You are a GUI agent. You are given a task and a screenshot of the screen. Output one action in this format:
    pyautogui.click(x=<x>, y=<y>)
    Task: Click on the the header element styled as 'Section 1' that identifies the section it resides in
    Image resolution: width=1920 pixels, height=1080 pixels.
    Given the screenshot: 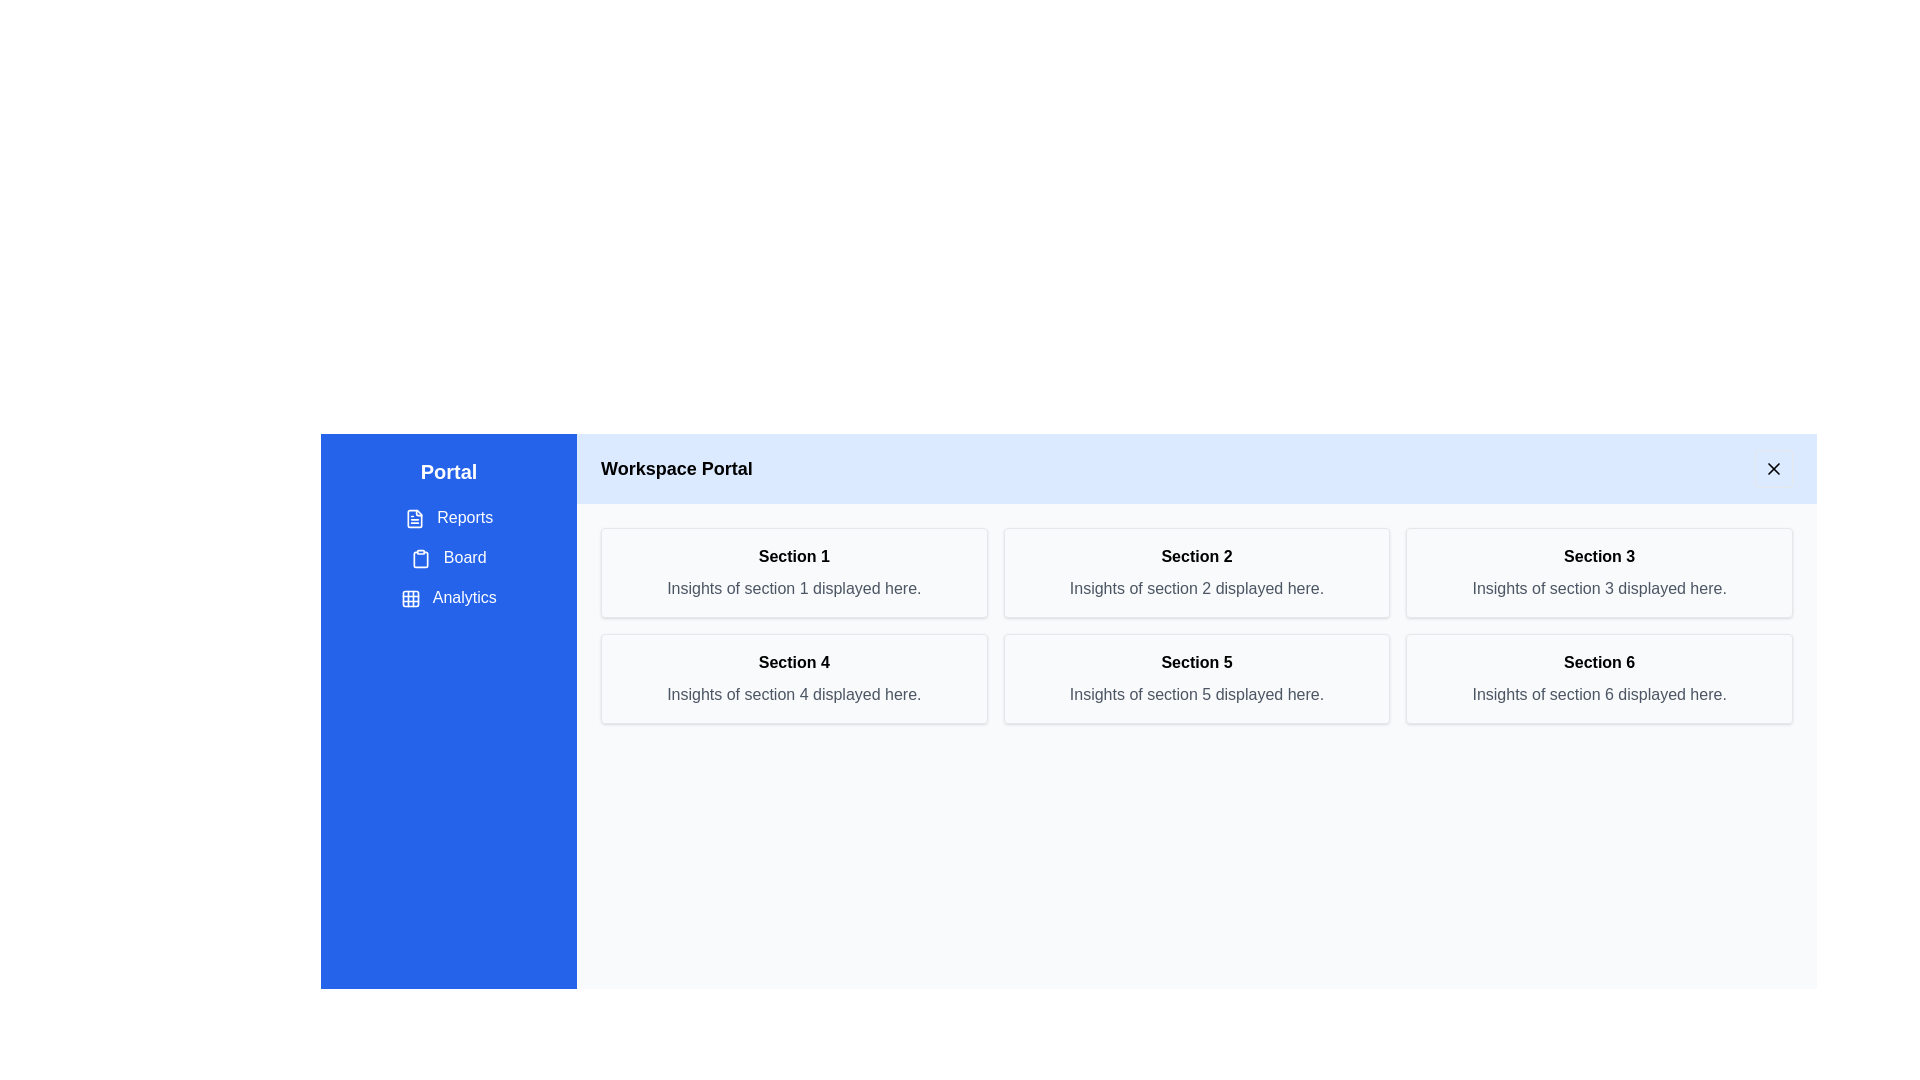 What is the action you would take?
    pyautogui.click(x=793, y=556)
    